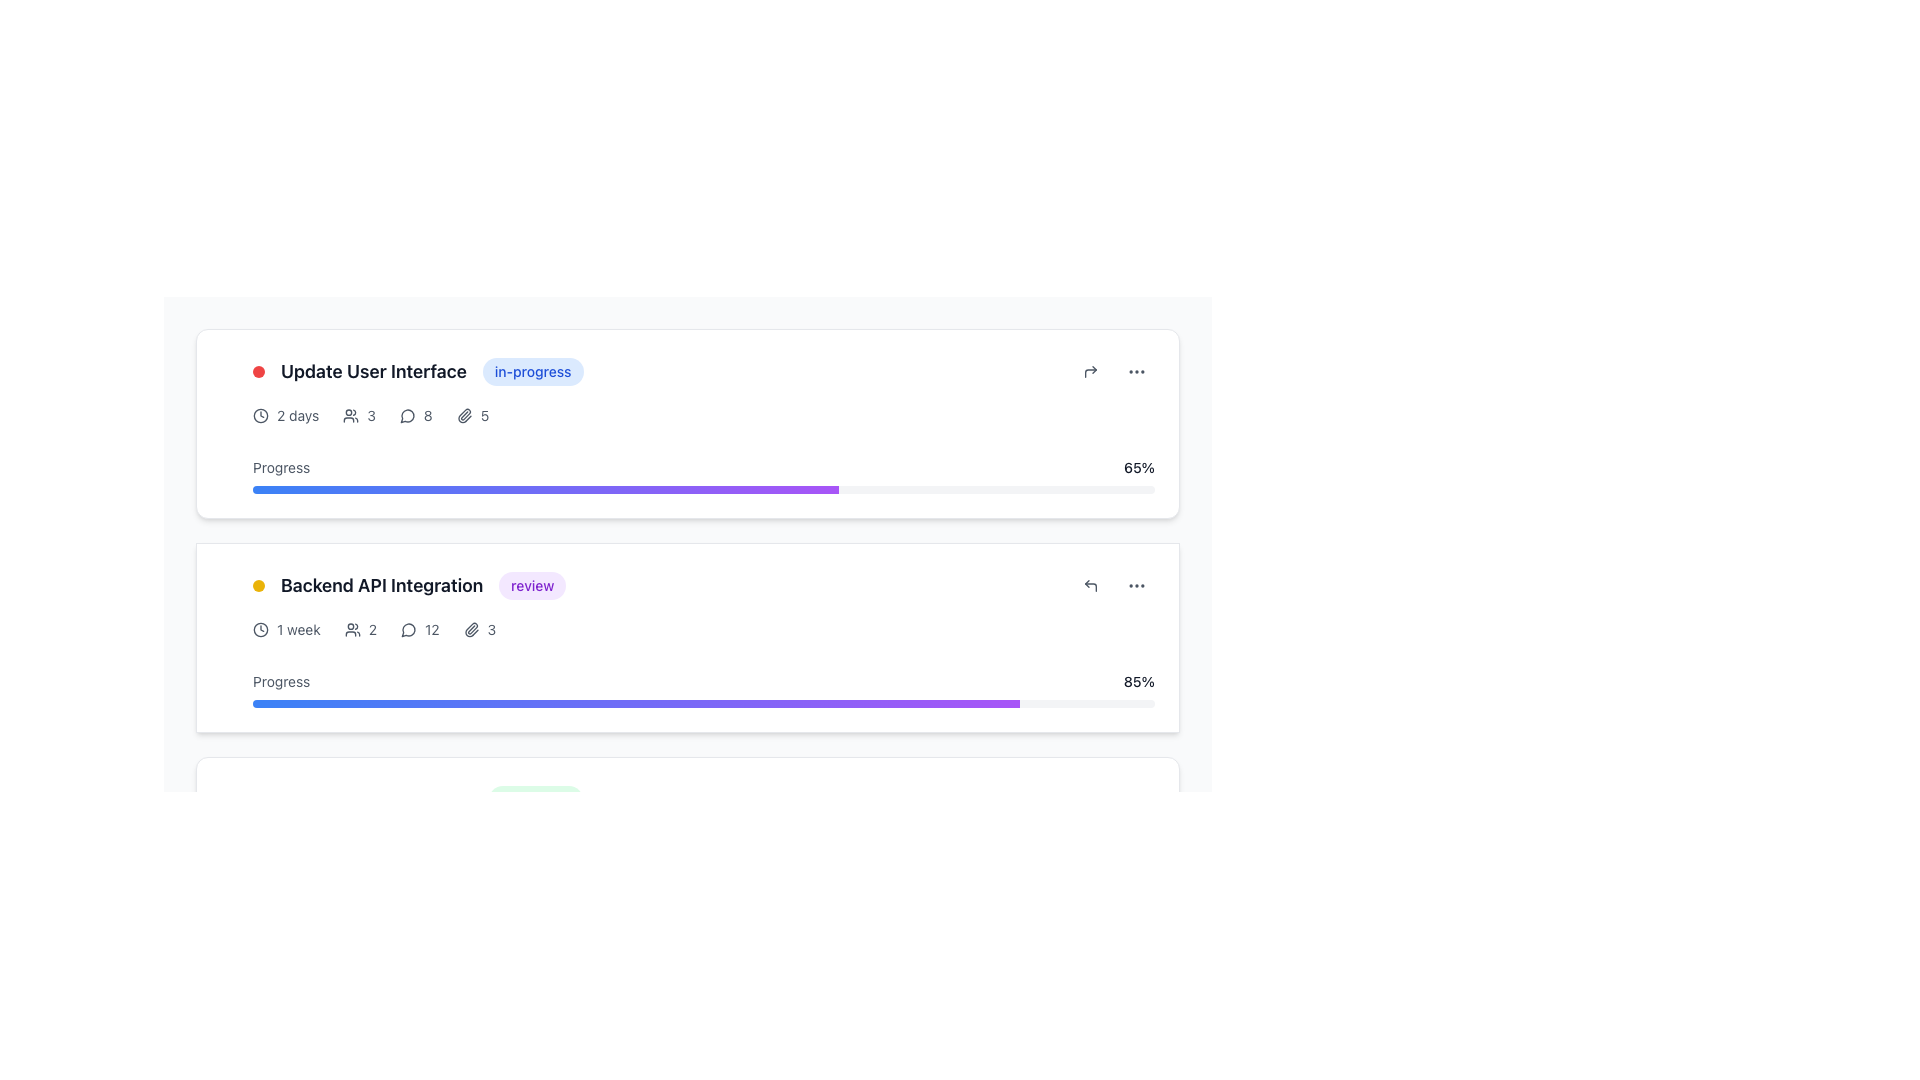 This screenshot has width=1920, height=1080. Describe the element at coordinates (419, 628) in the screenshot. I see `the speech bubble icon associated with the numerical label '12', located beneath the 'Backend API Integration' header in the lower section of the second task card` at that location.